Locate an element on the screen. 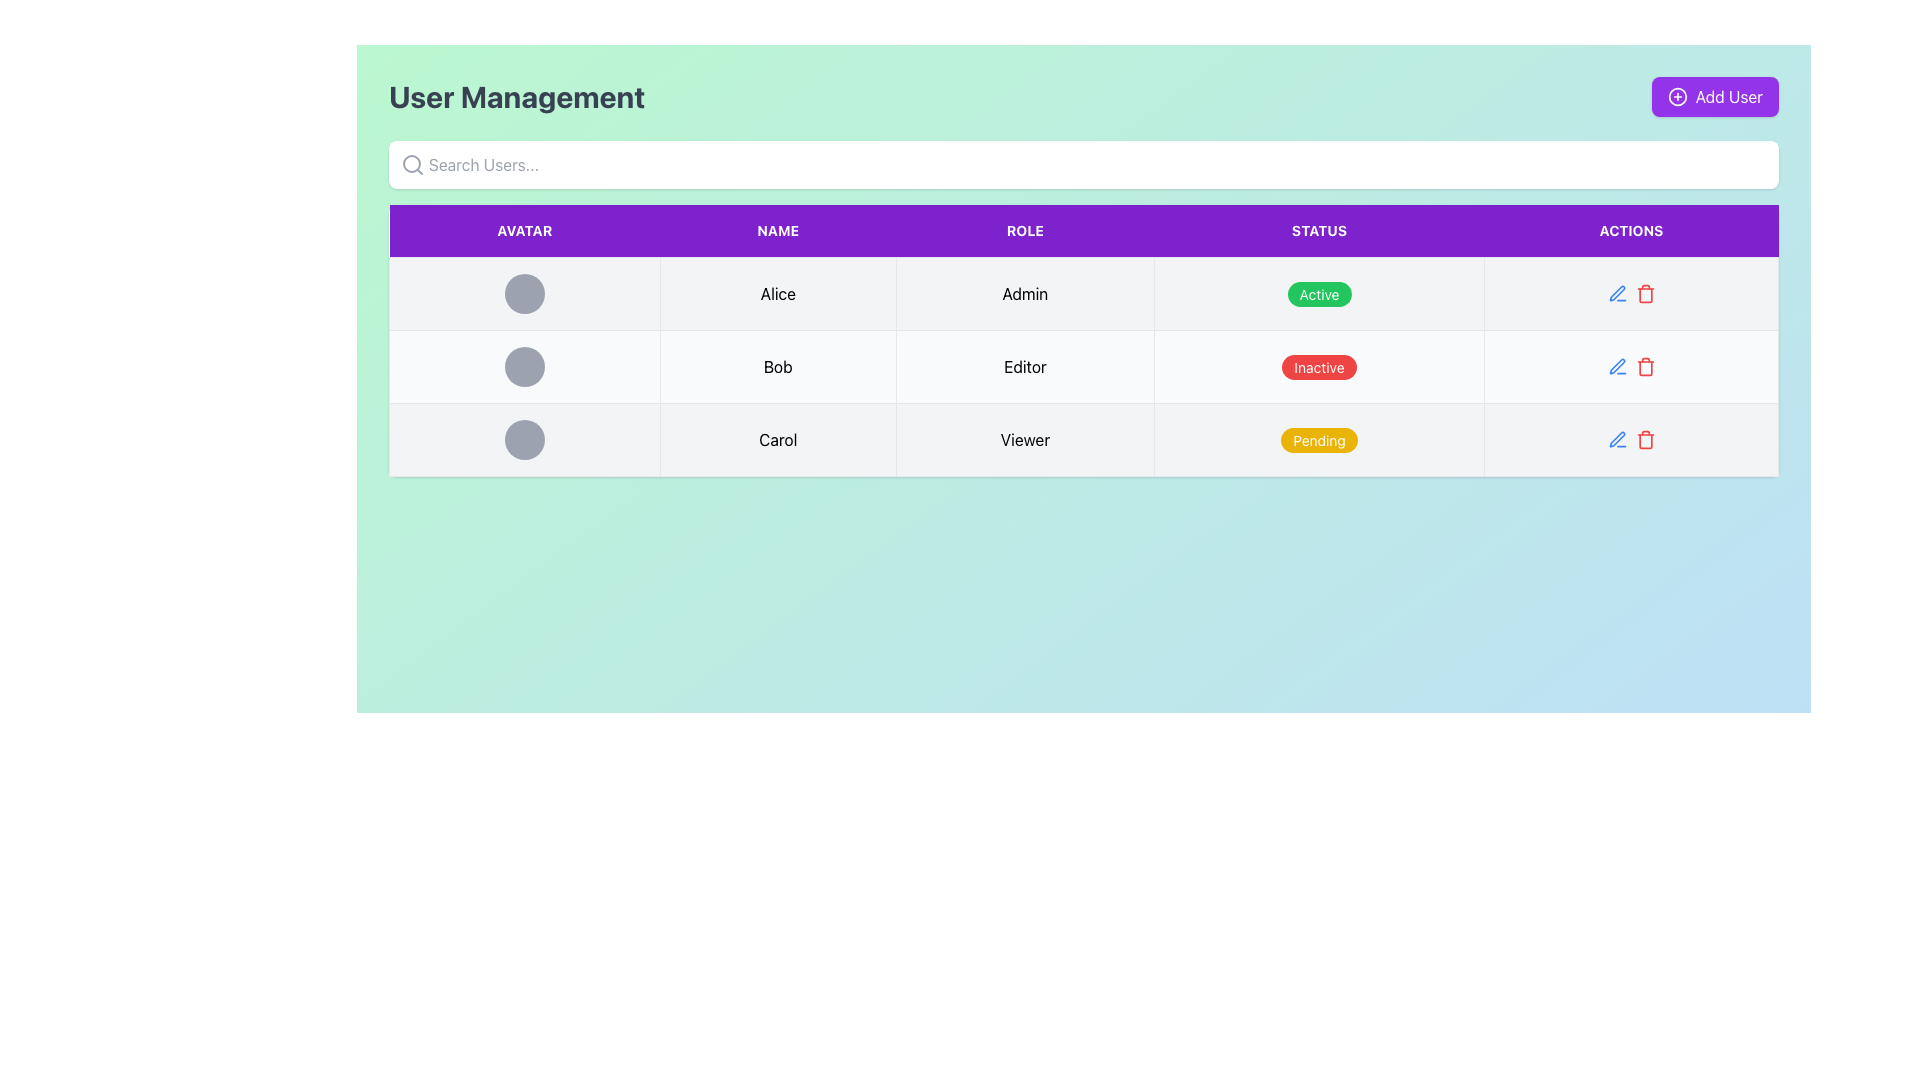 This screenshot has height=1080, width=1920. the 'Pending' status indicator label for user 'Carol' located in the 'STATUS' column of the table under the 'Viewer' section is located at coordinates (1319, 438).